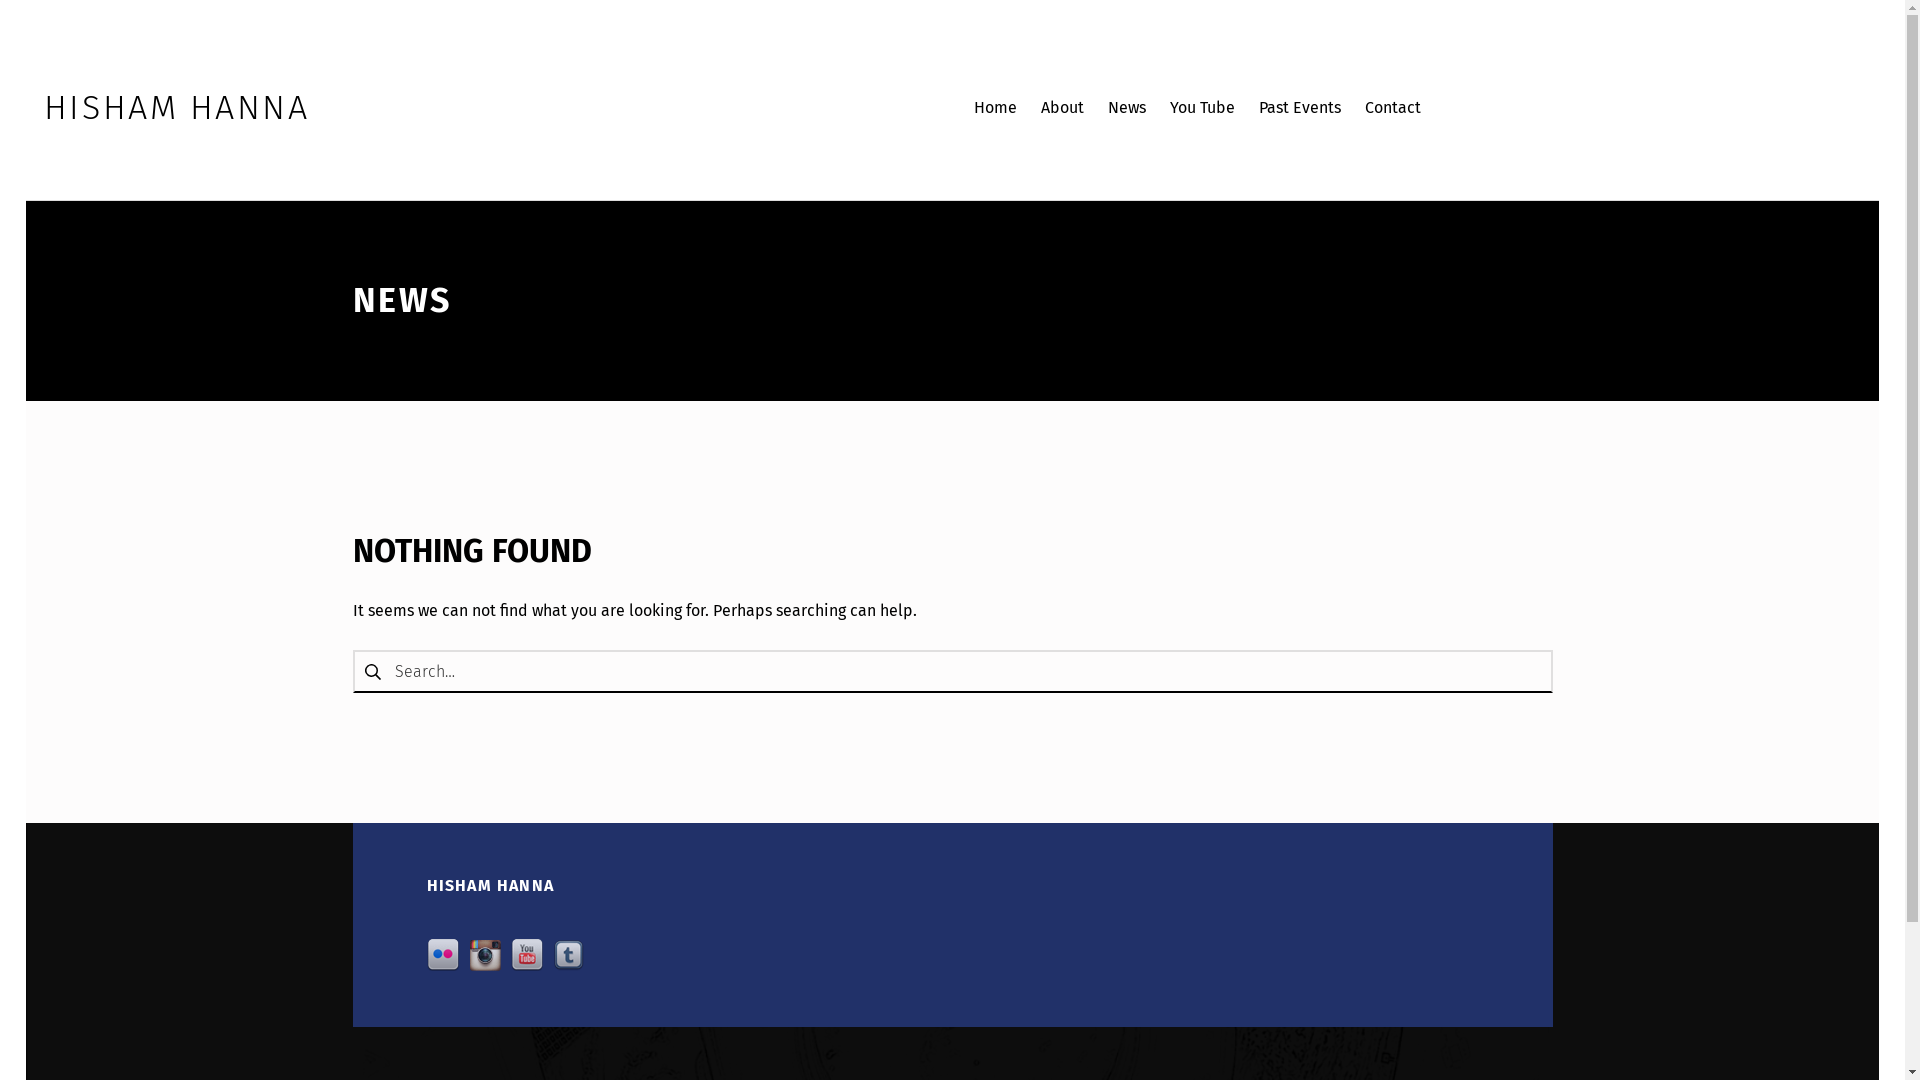 This screenshot has width=1920, height=1080. What do you see at coordinates (1201, 108) in the screenshot?
I see `'You Tube'` at bounding box center [1201, 108].